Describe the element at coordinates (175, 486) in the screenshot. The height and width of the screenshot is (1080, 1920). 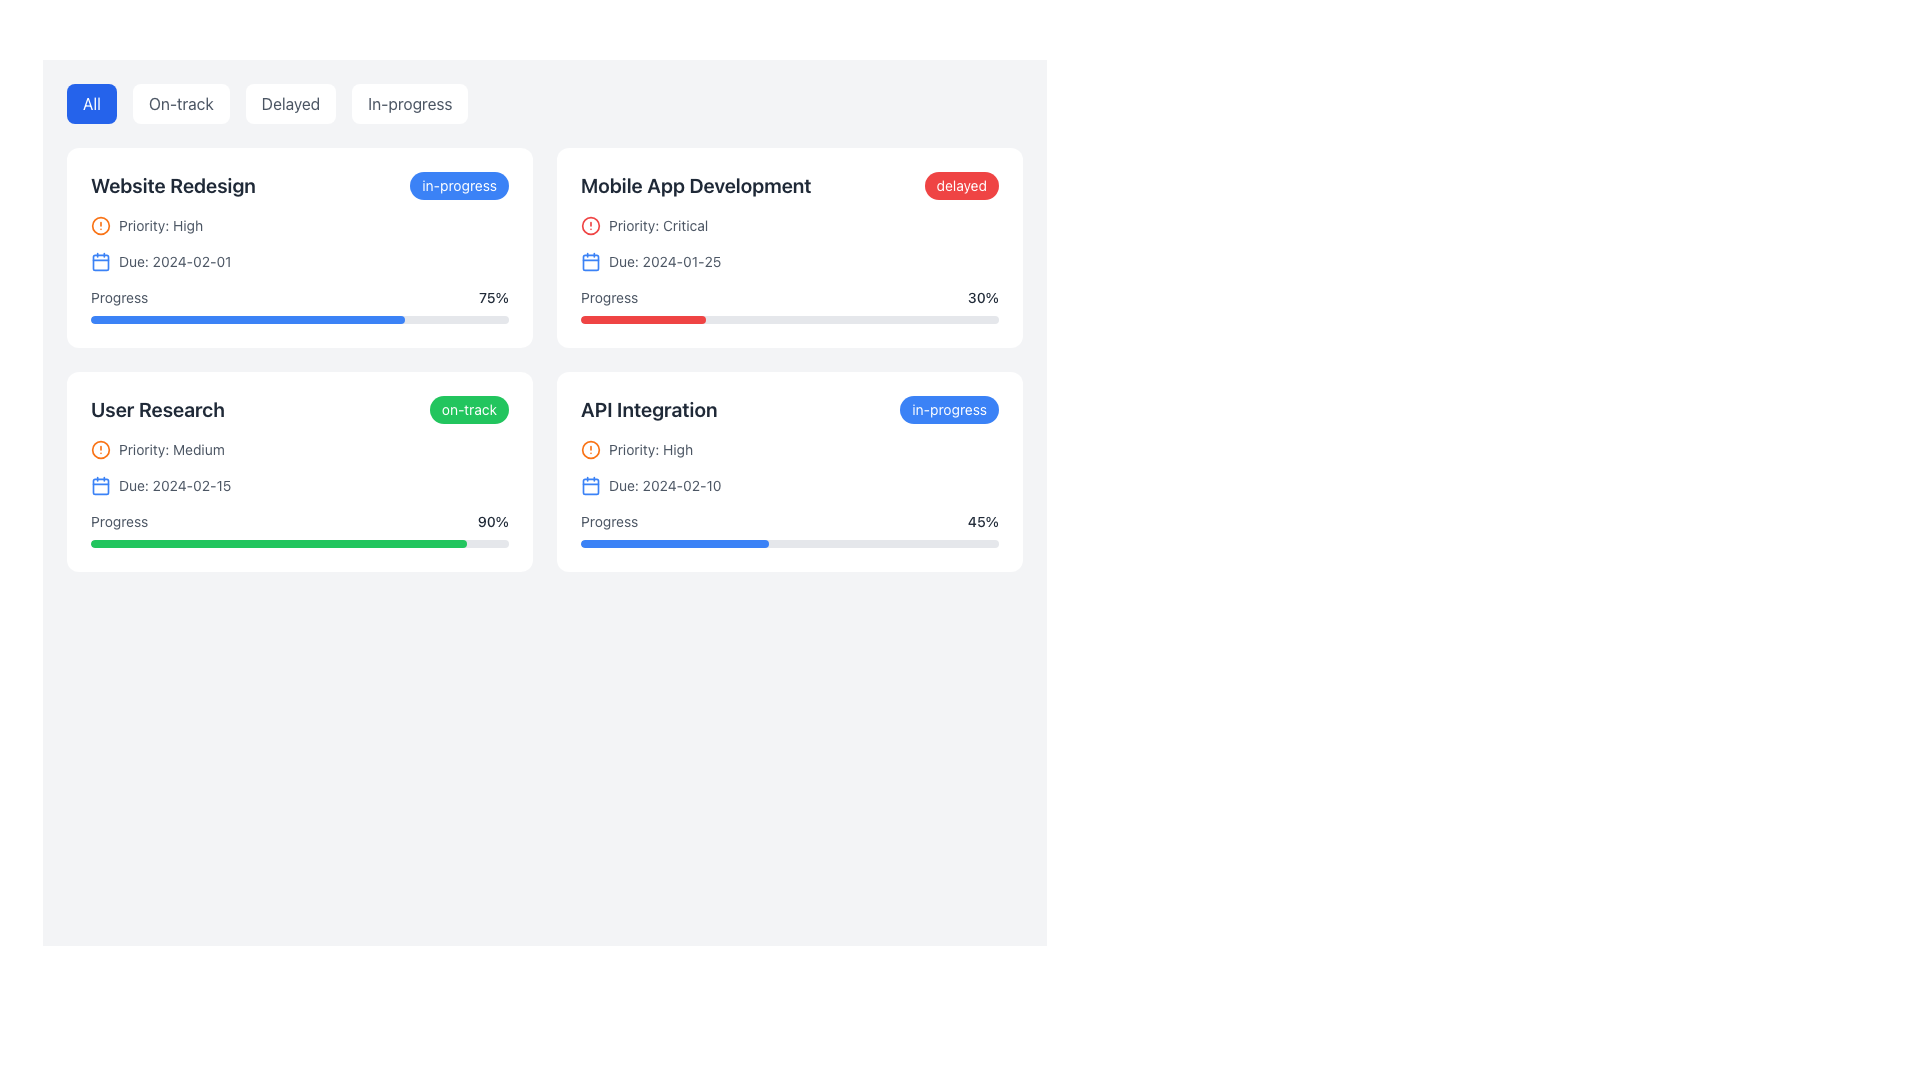
I see `the due date text label located beneath the 'Priority: Medium' label within the 'User Research' card, which is next to a small blue calendar icon` at that location.